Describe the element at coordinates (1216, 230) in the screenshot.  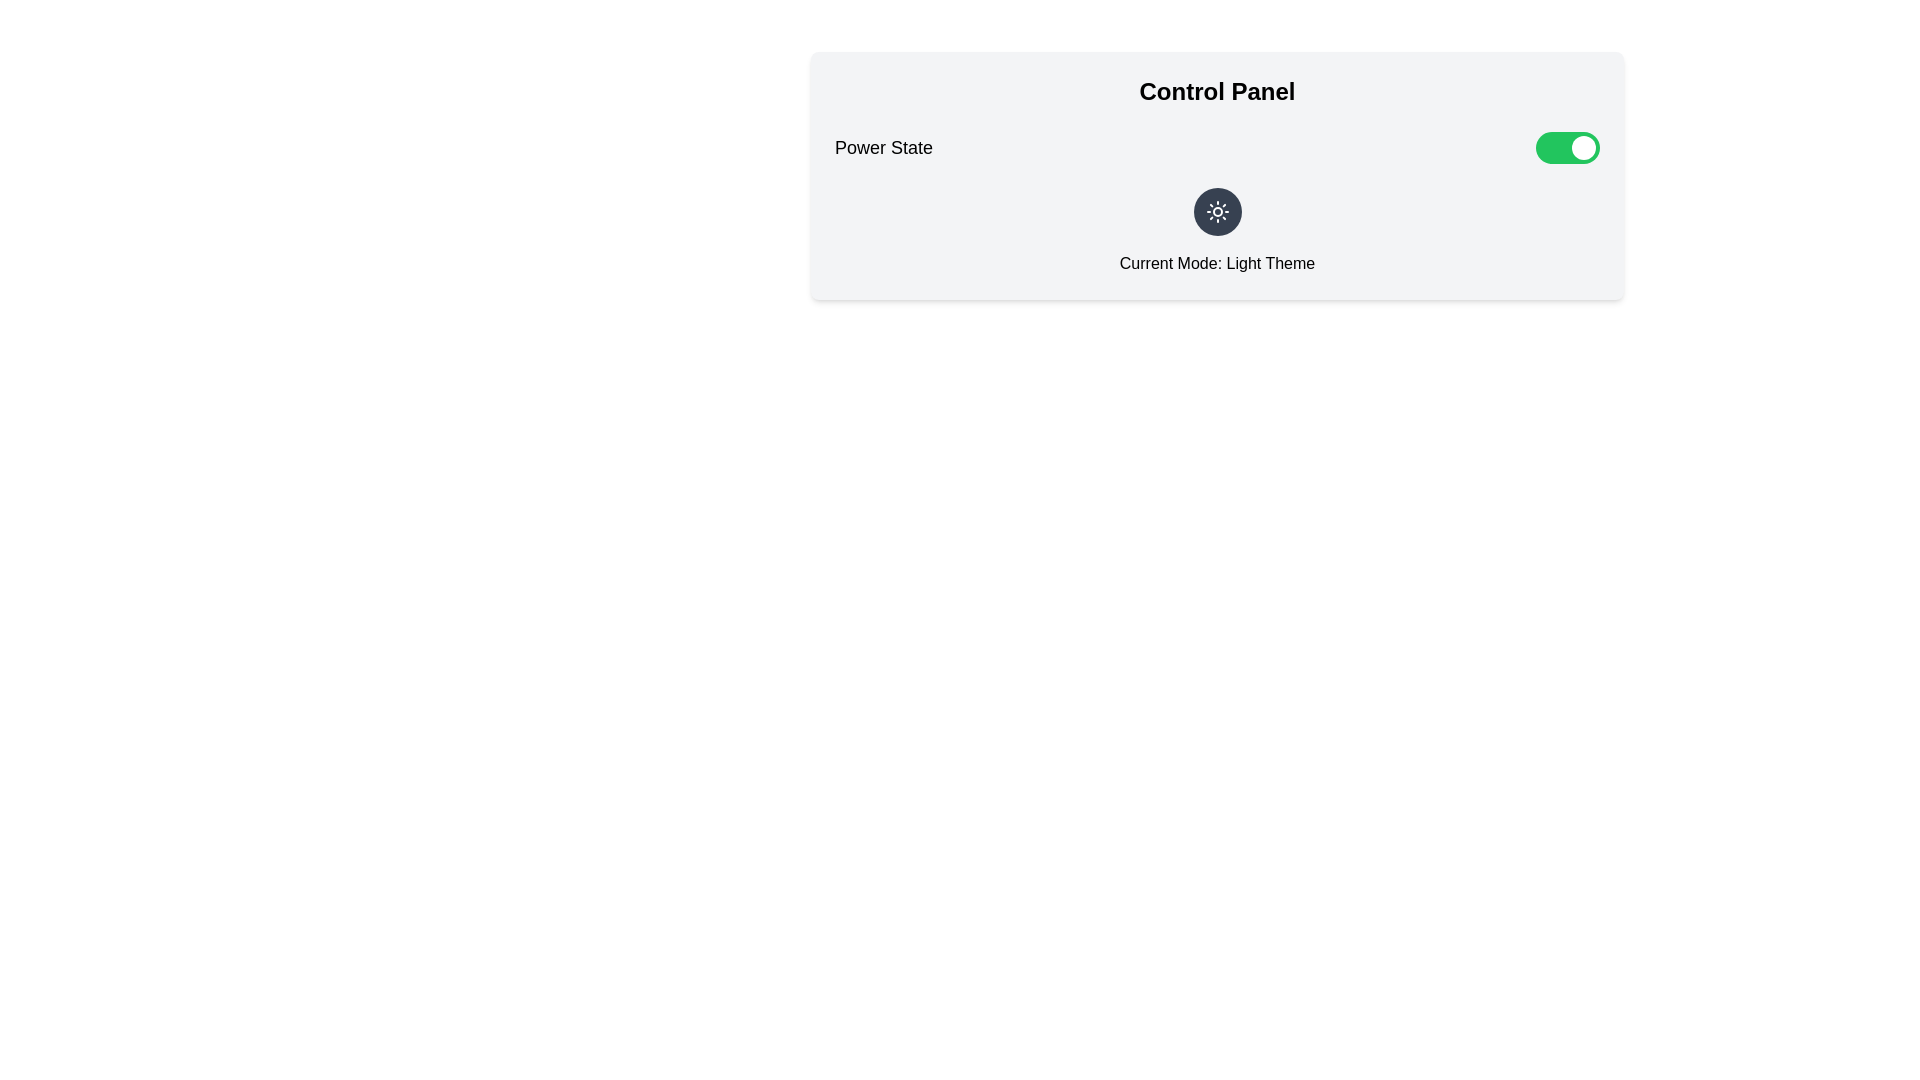
I see `the label displaying 'Current Mode: Light Theme' with the sun icon, located within the 'Control Panel' interface, below the 'Power State' toggle switch` at that location.